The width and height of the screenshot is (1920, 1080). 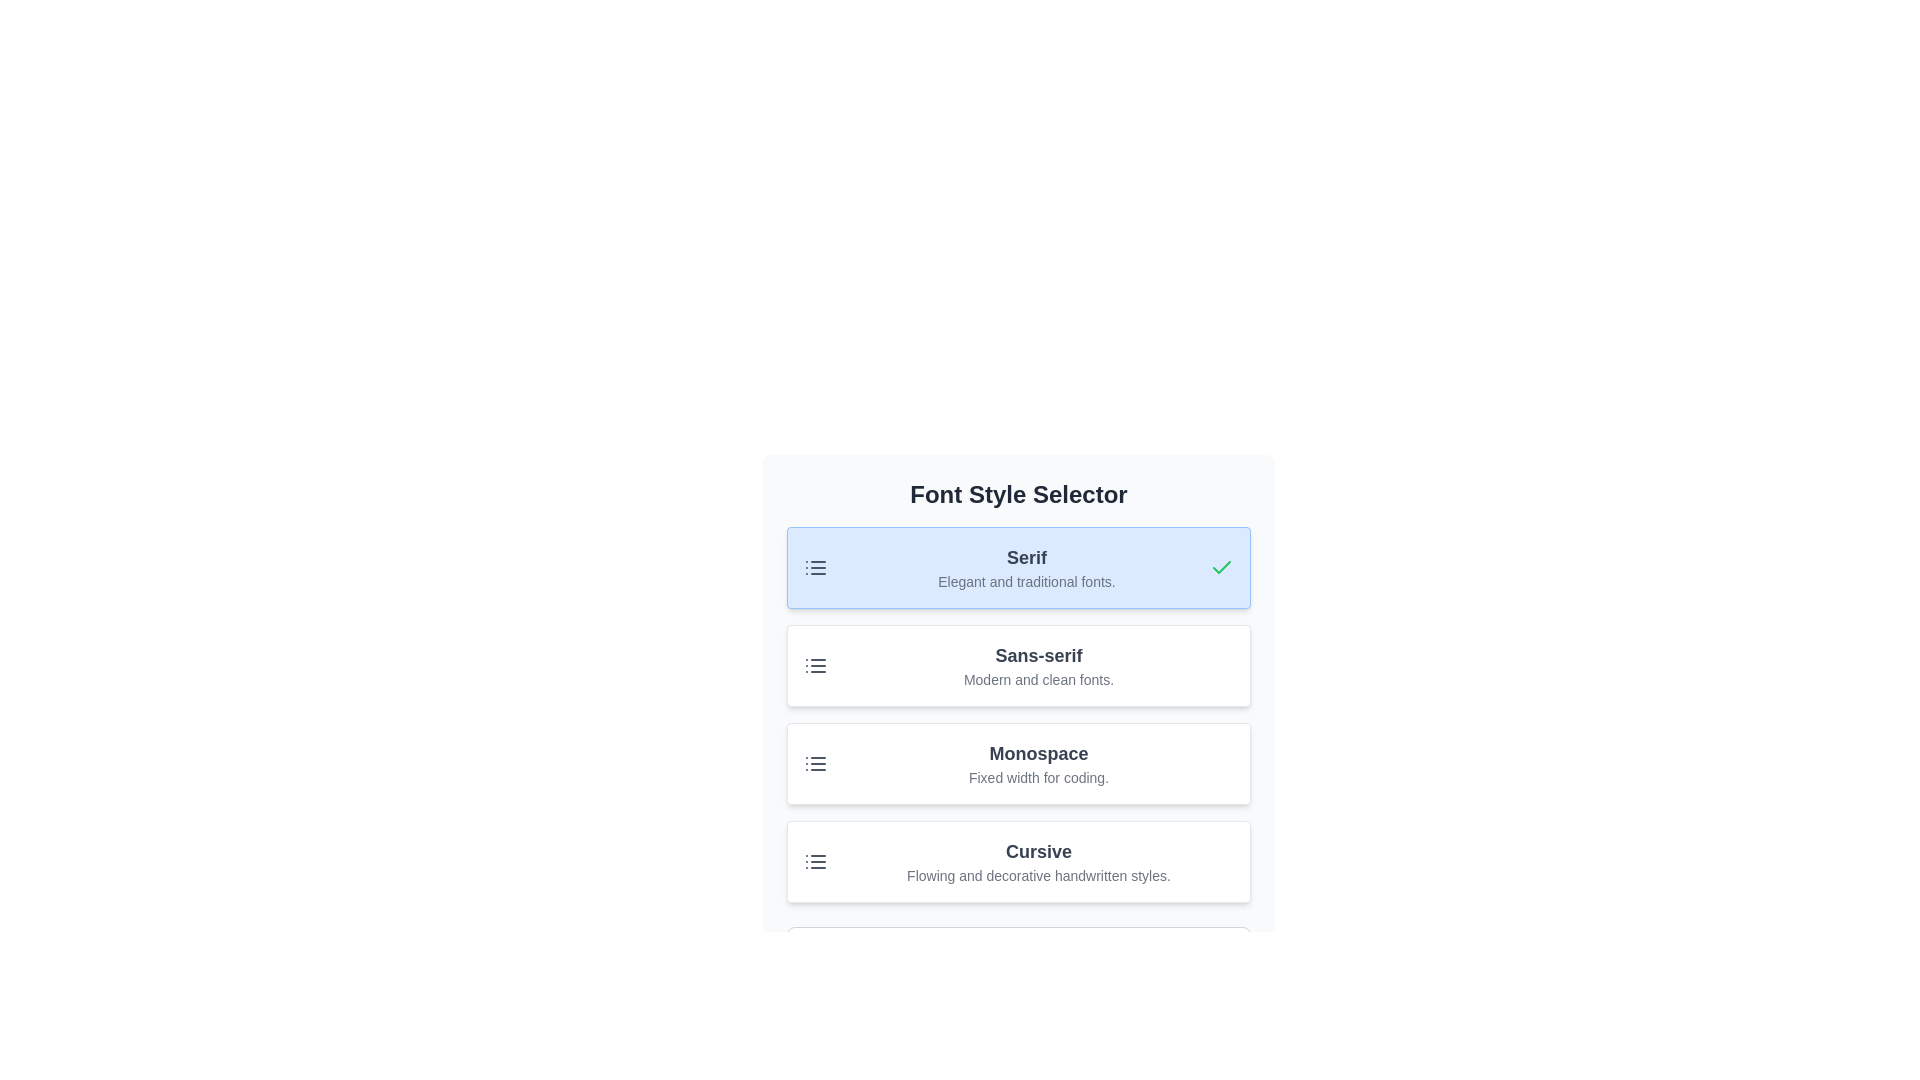 What do you see at coordinates (1038, 777) in the screenshot?
I see `the descriptive label for the 'Monospace' font style option, which is located below the bold heading 'Monospace' in the 'Font Style Selector' interface` at bounding box center [1038, 777].